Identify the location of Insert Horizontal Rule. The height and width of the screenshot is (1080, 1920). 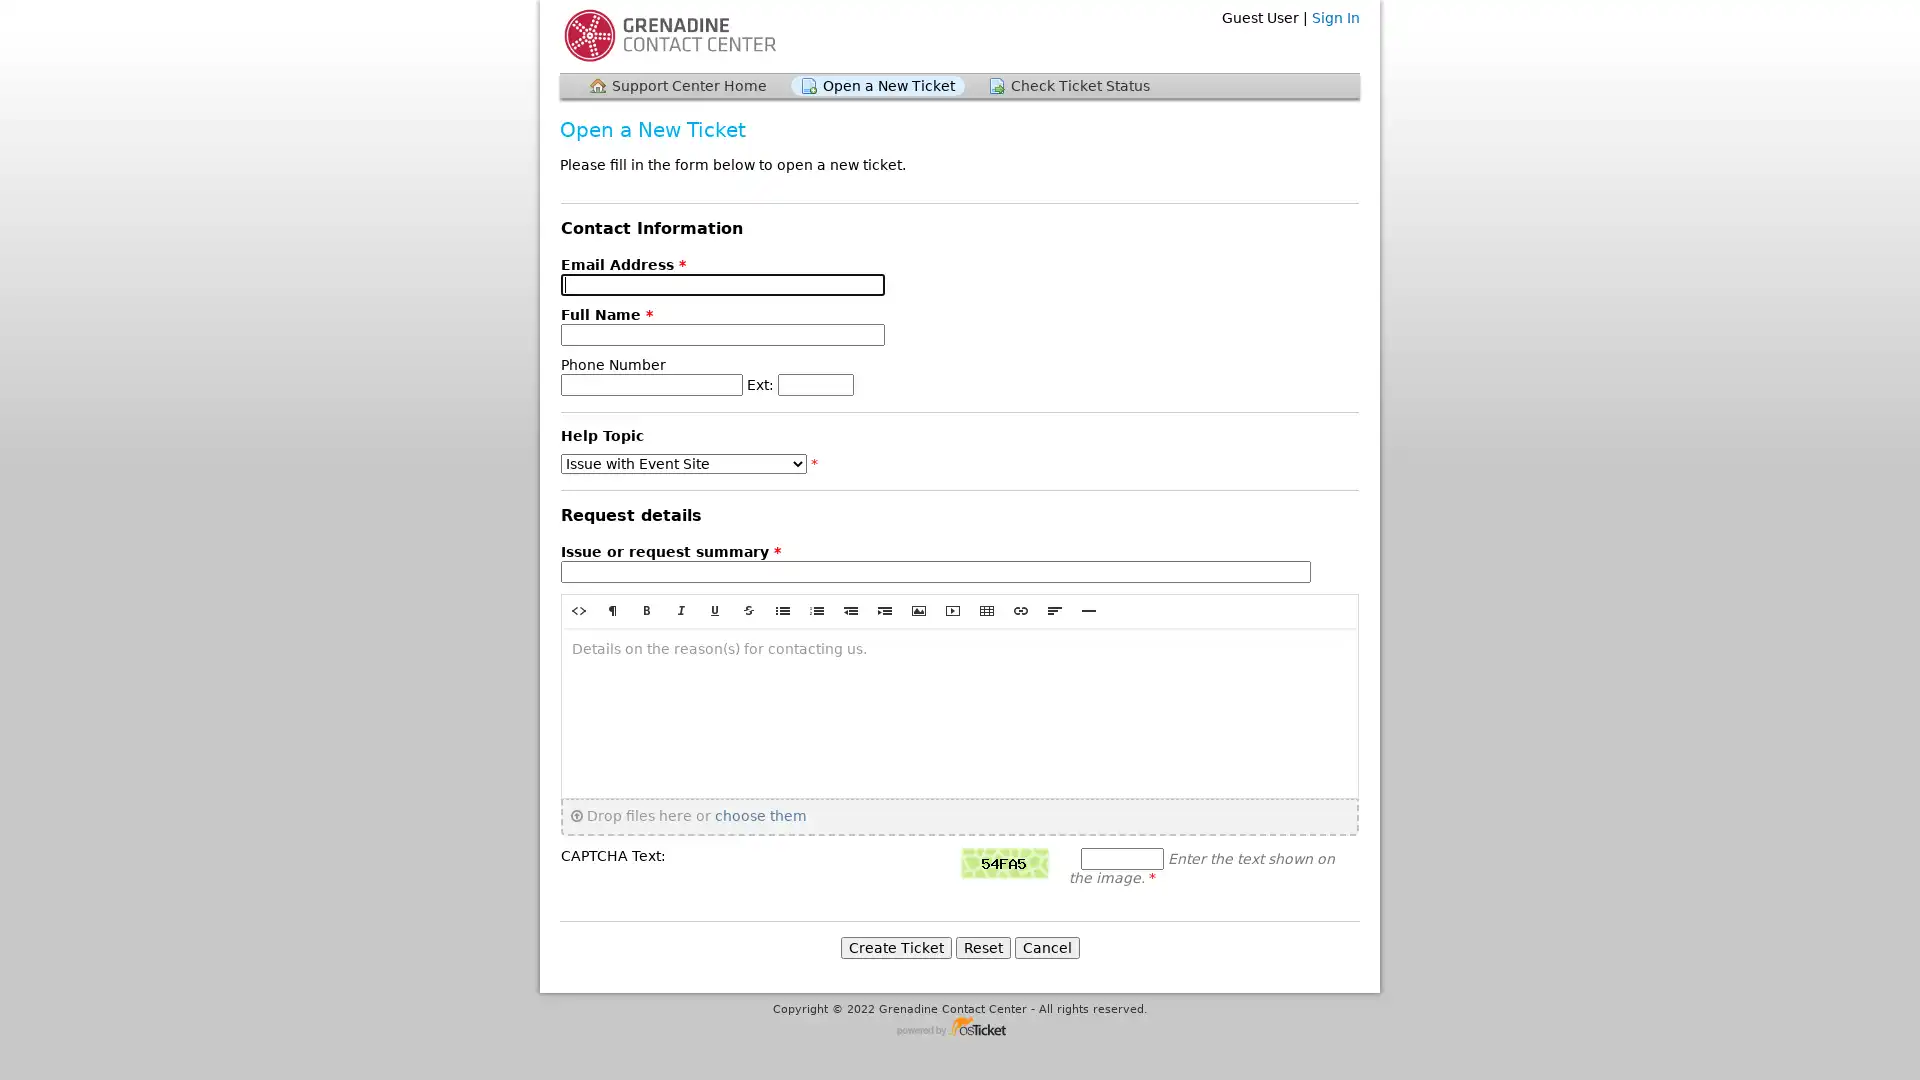
(1088, 609).